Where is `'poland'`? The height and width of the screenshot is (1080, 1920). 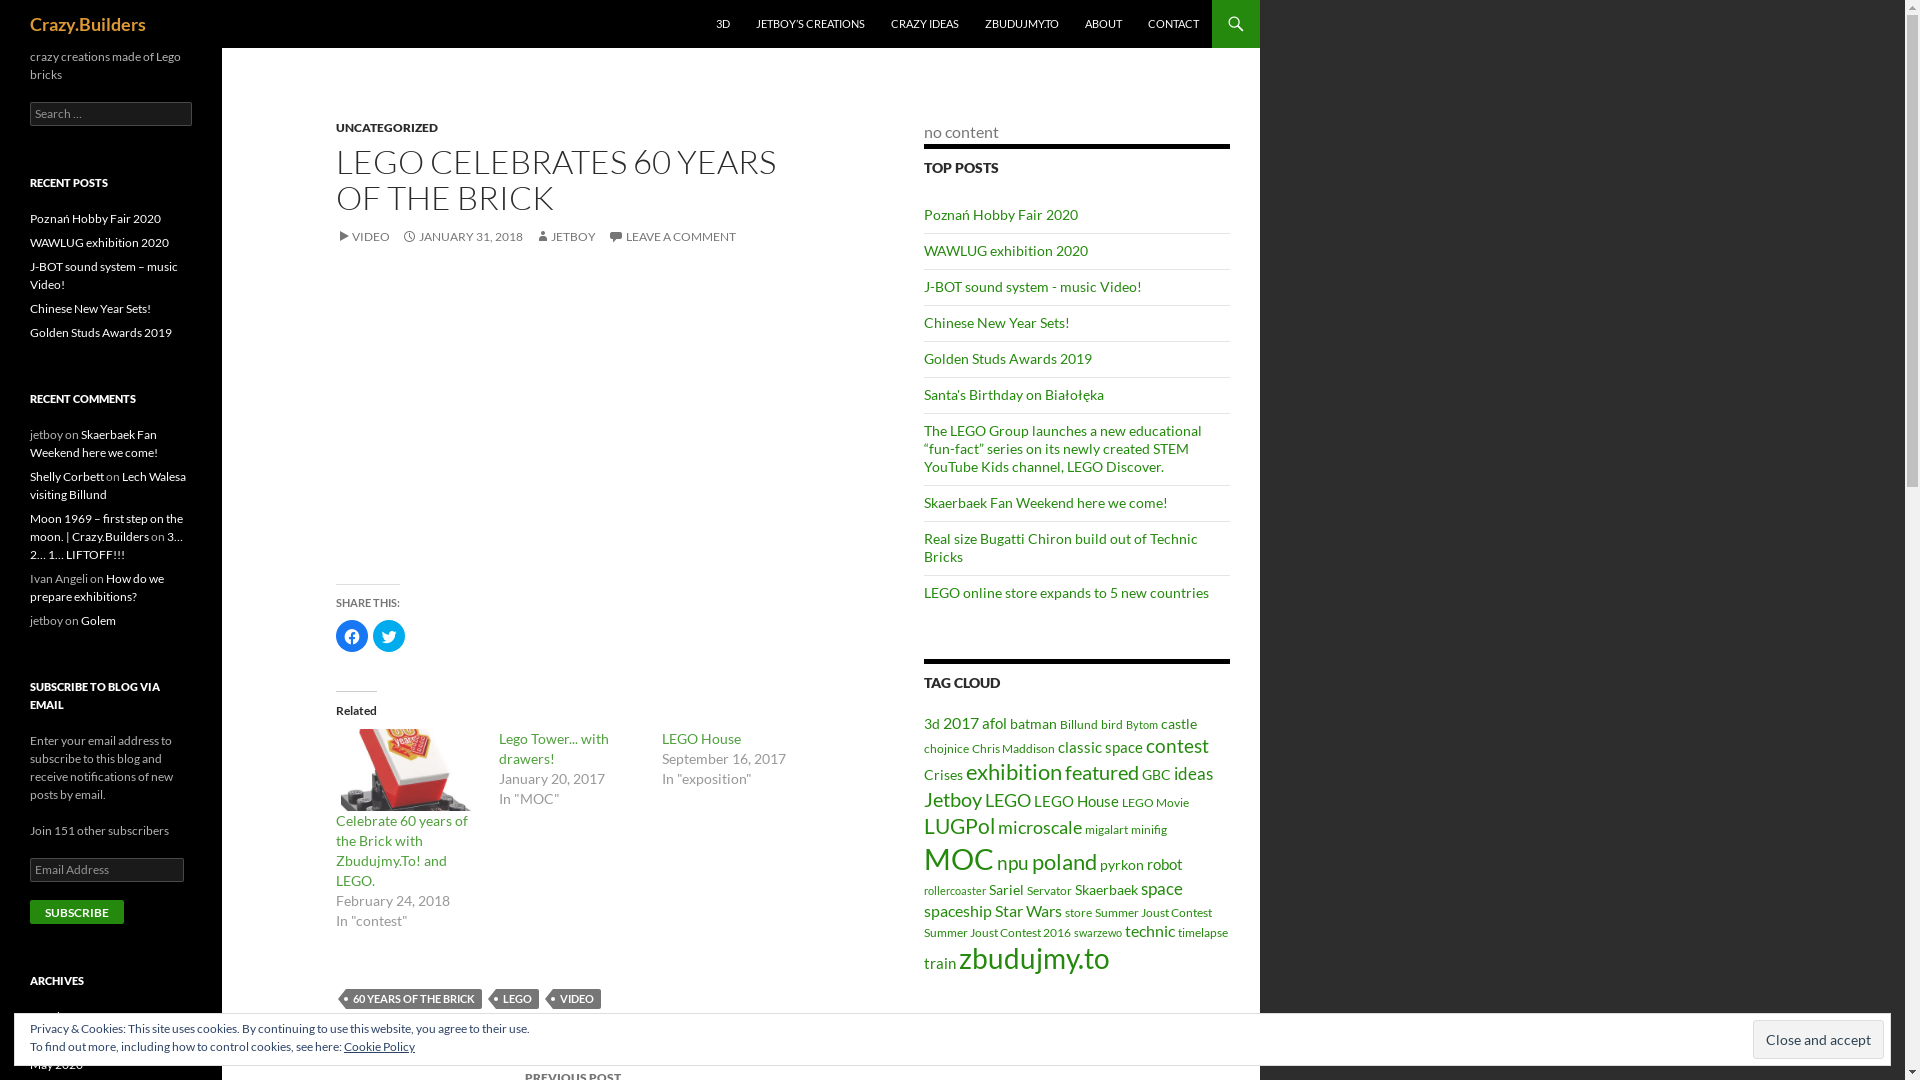
'poland' is located at coordinates (1063, 860).